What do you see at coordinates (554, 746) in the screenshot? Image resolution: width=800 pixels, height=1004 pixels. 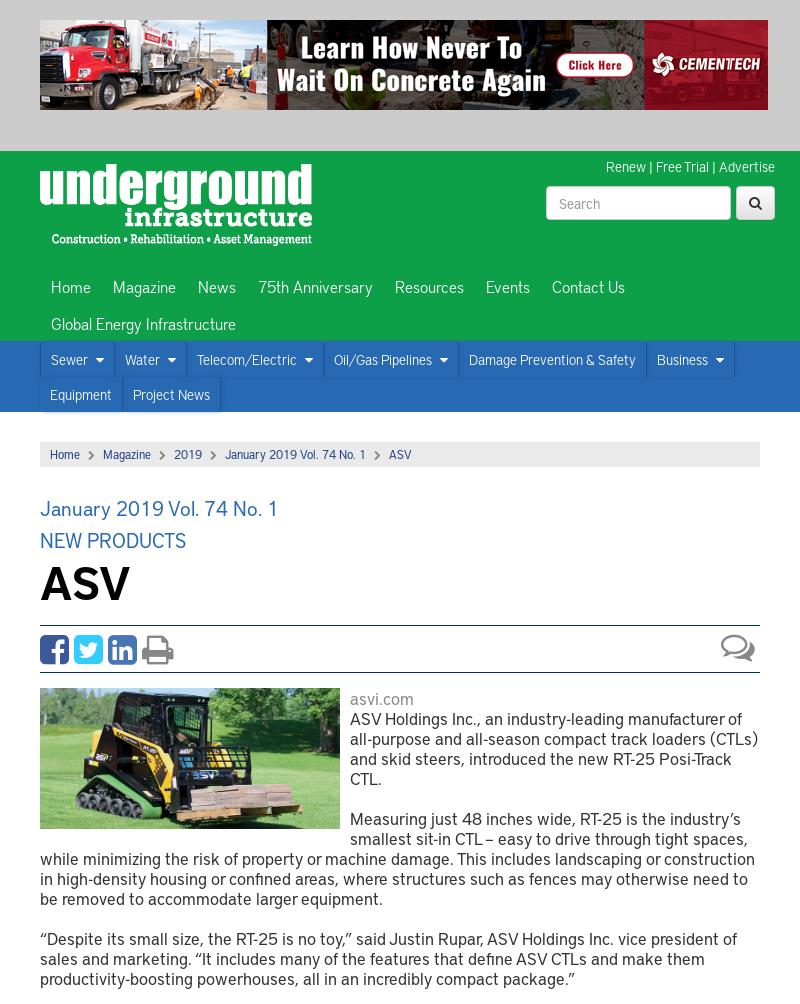 I see `'ASV Holdings Inc., an industry-leading manufacturer of all-purpose and all-season compact track loaders (CTLs) and skid steers, introduced the new RT-25 Posi-Track CTL.'` at bounding box center [554, 746].